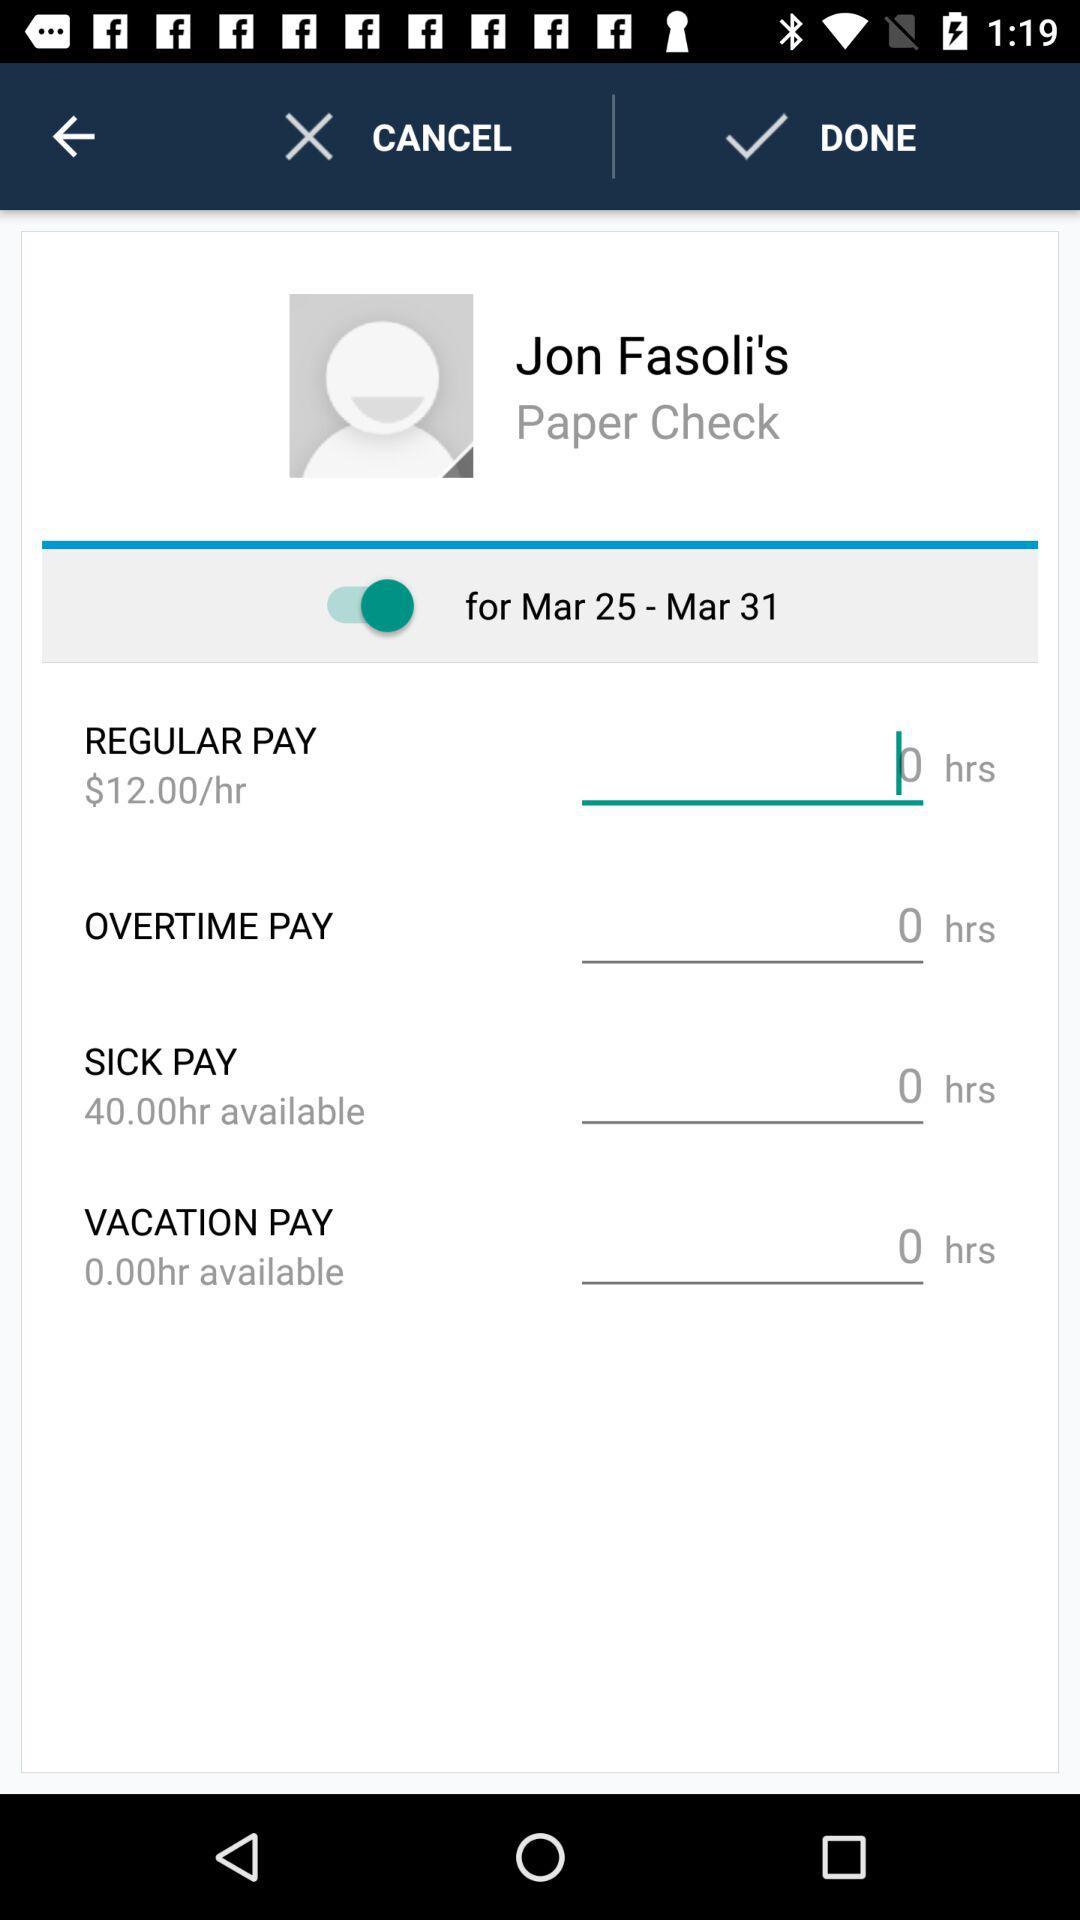  Describe the element at coordinates (381, 385) in the screenshot. I see `the item next to jon fasoli's icon` at that location.